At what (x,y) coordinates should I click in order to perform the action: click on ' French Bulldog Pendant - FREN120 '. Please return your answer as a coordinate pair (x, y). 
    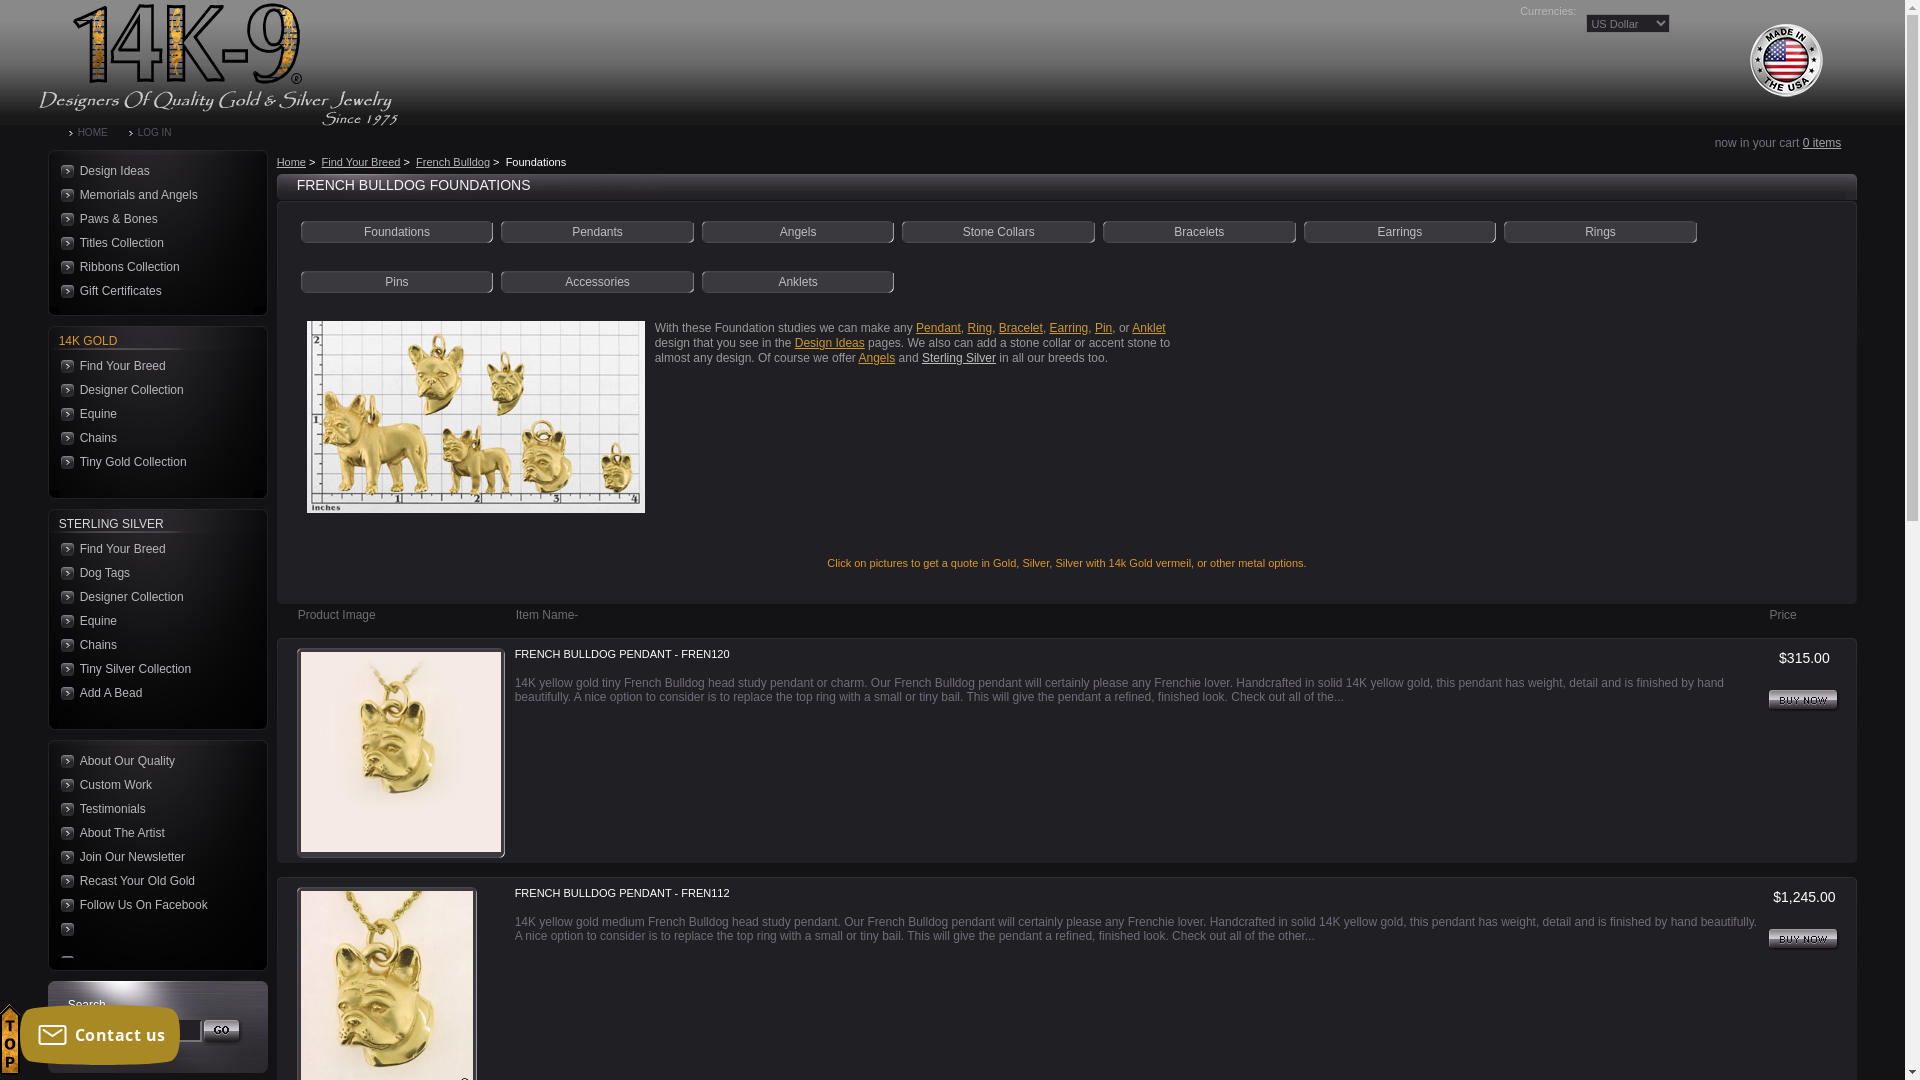
    Looking at the image, I should click on (400, 752).